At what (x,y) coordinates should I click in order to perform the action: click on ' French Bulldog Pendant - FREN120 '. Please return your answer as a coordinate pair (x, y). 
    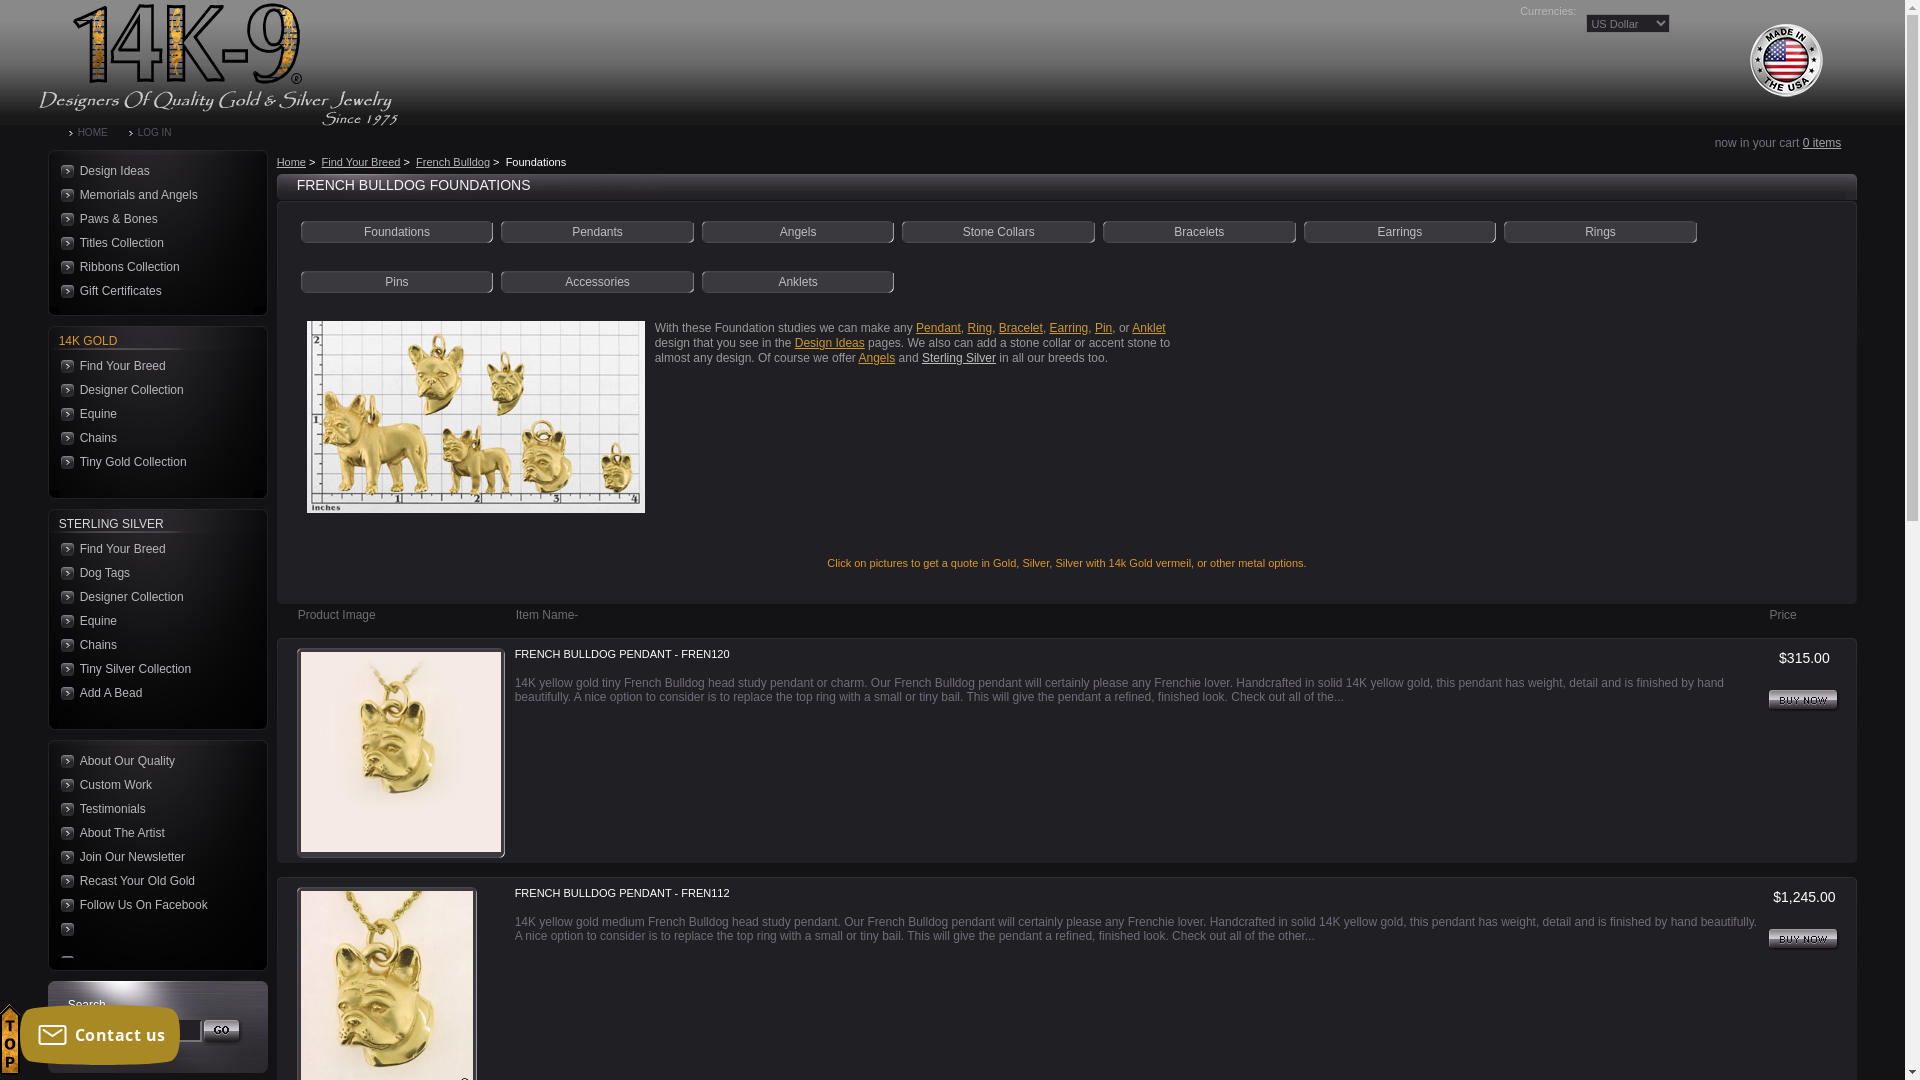
    Looking at the image, I should click on (400, 752).